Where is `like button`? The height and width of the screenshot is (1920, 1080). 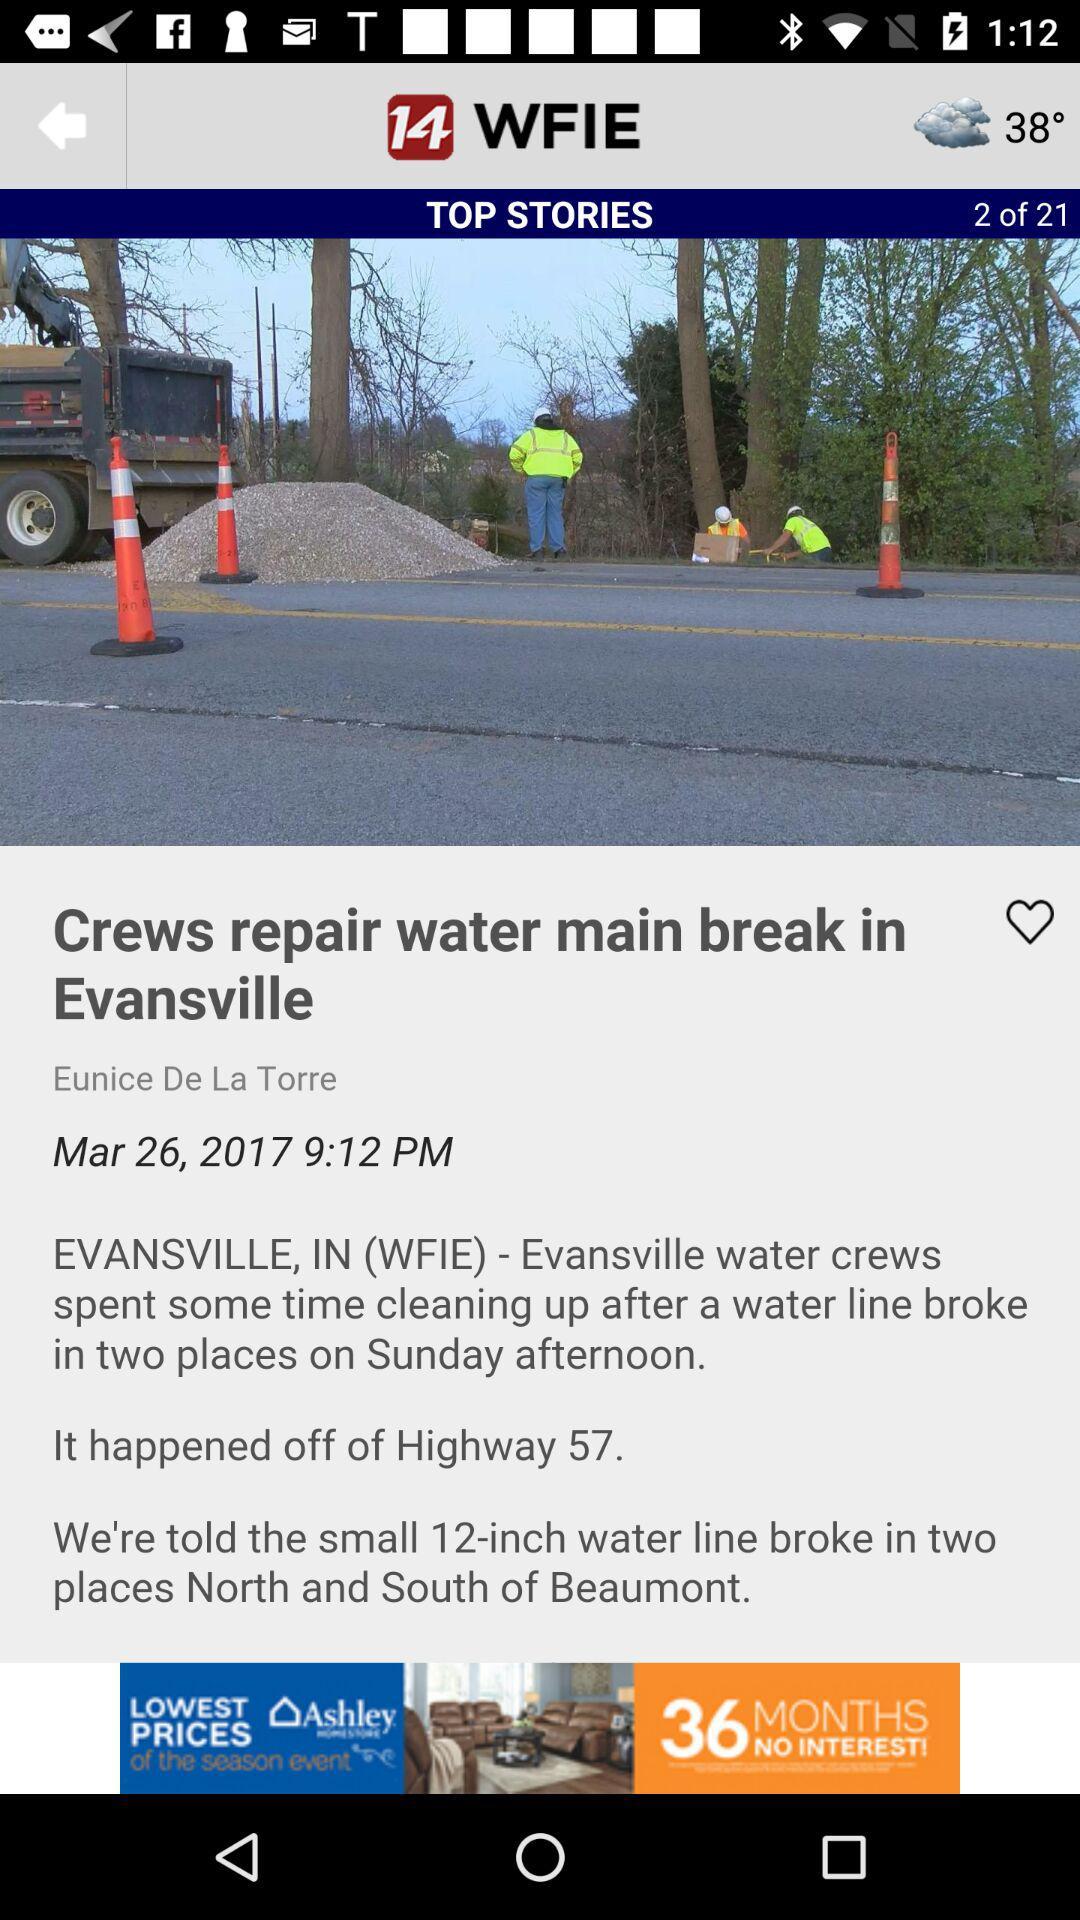
like button is located at coordinates (1017, 921).